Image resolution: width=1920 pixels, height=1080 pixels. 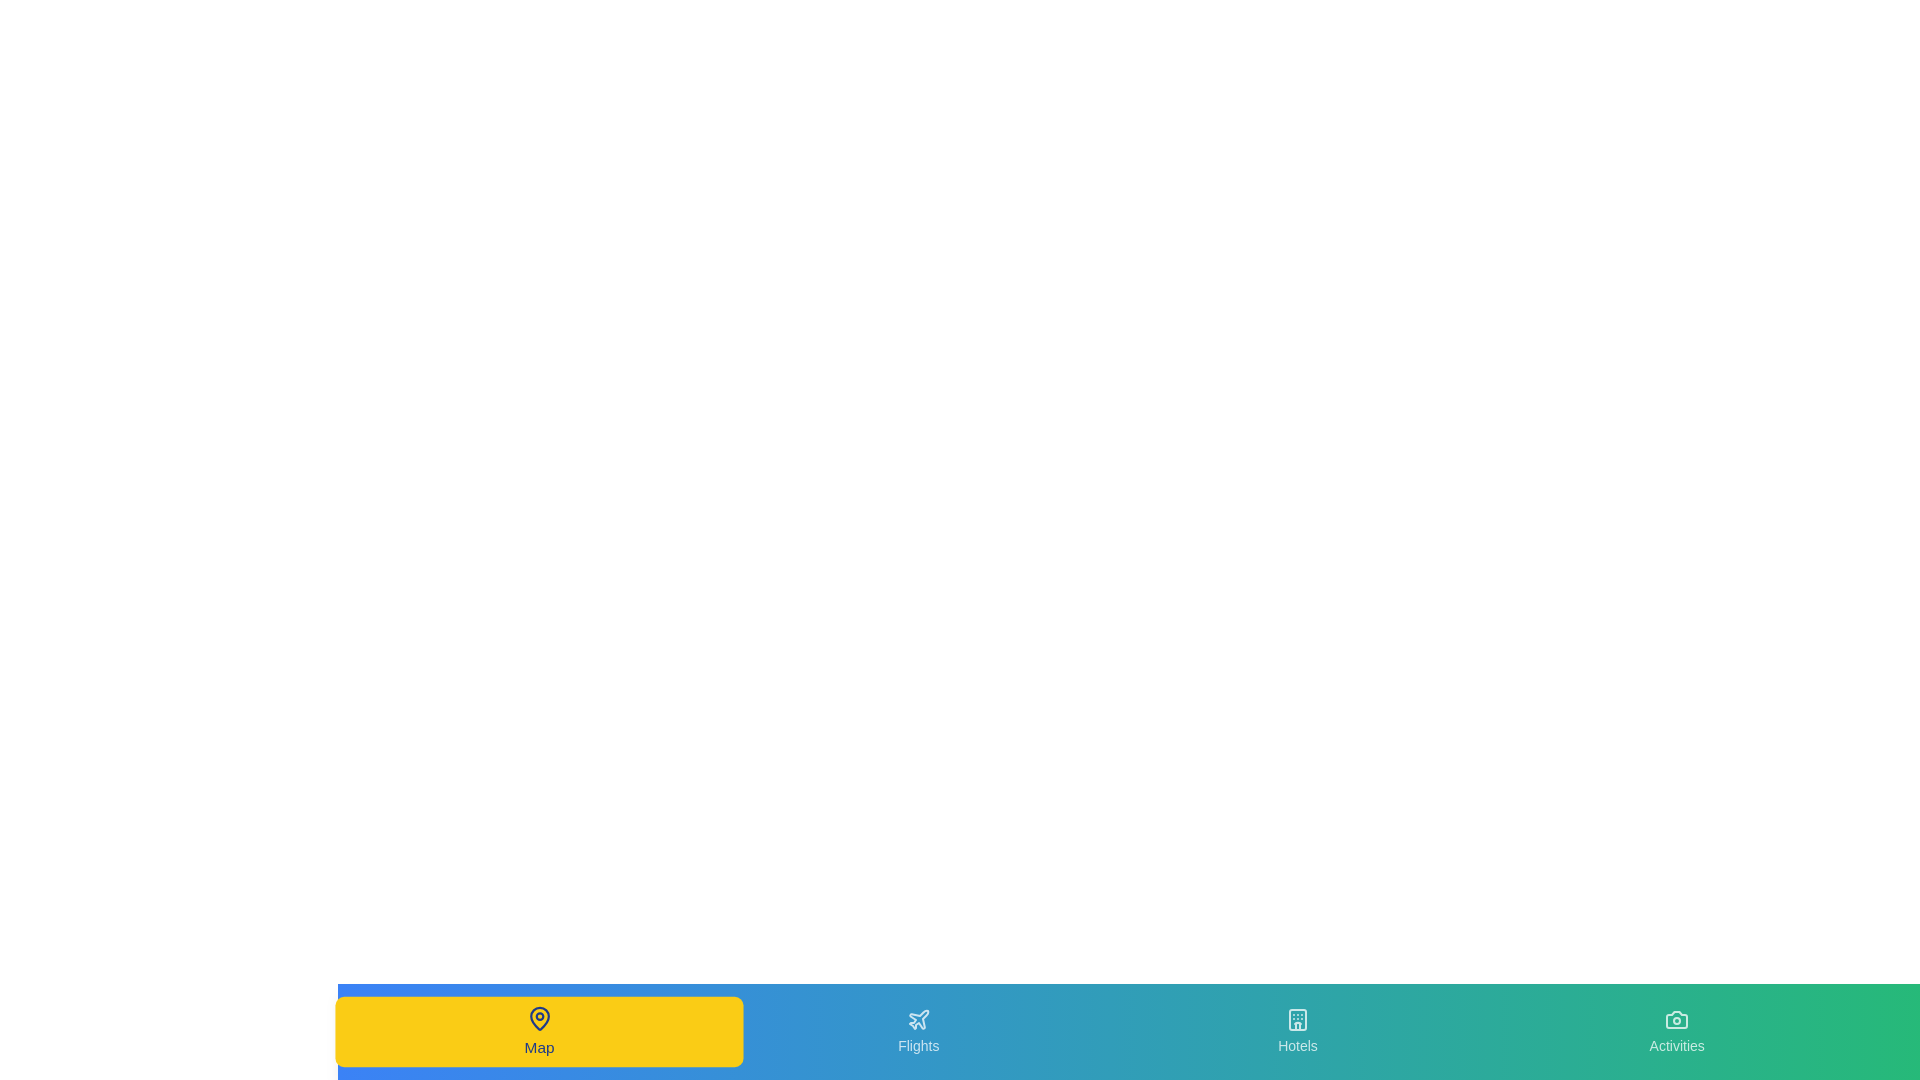 What do you see at coordinates (1297, 1032) in the screenshot?
I see `the Hotels navigation tab to change the view` at bounding box center [1297, 1032].